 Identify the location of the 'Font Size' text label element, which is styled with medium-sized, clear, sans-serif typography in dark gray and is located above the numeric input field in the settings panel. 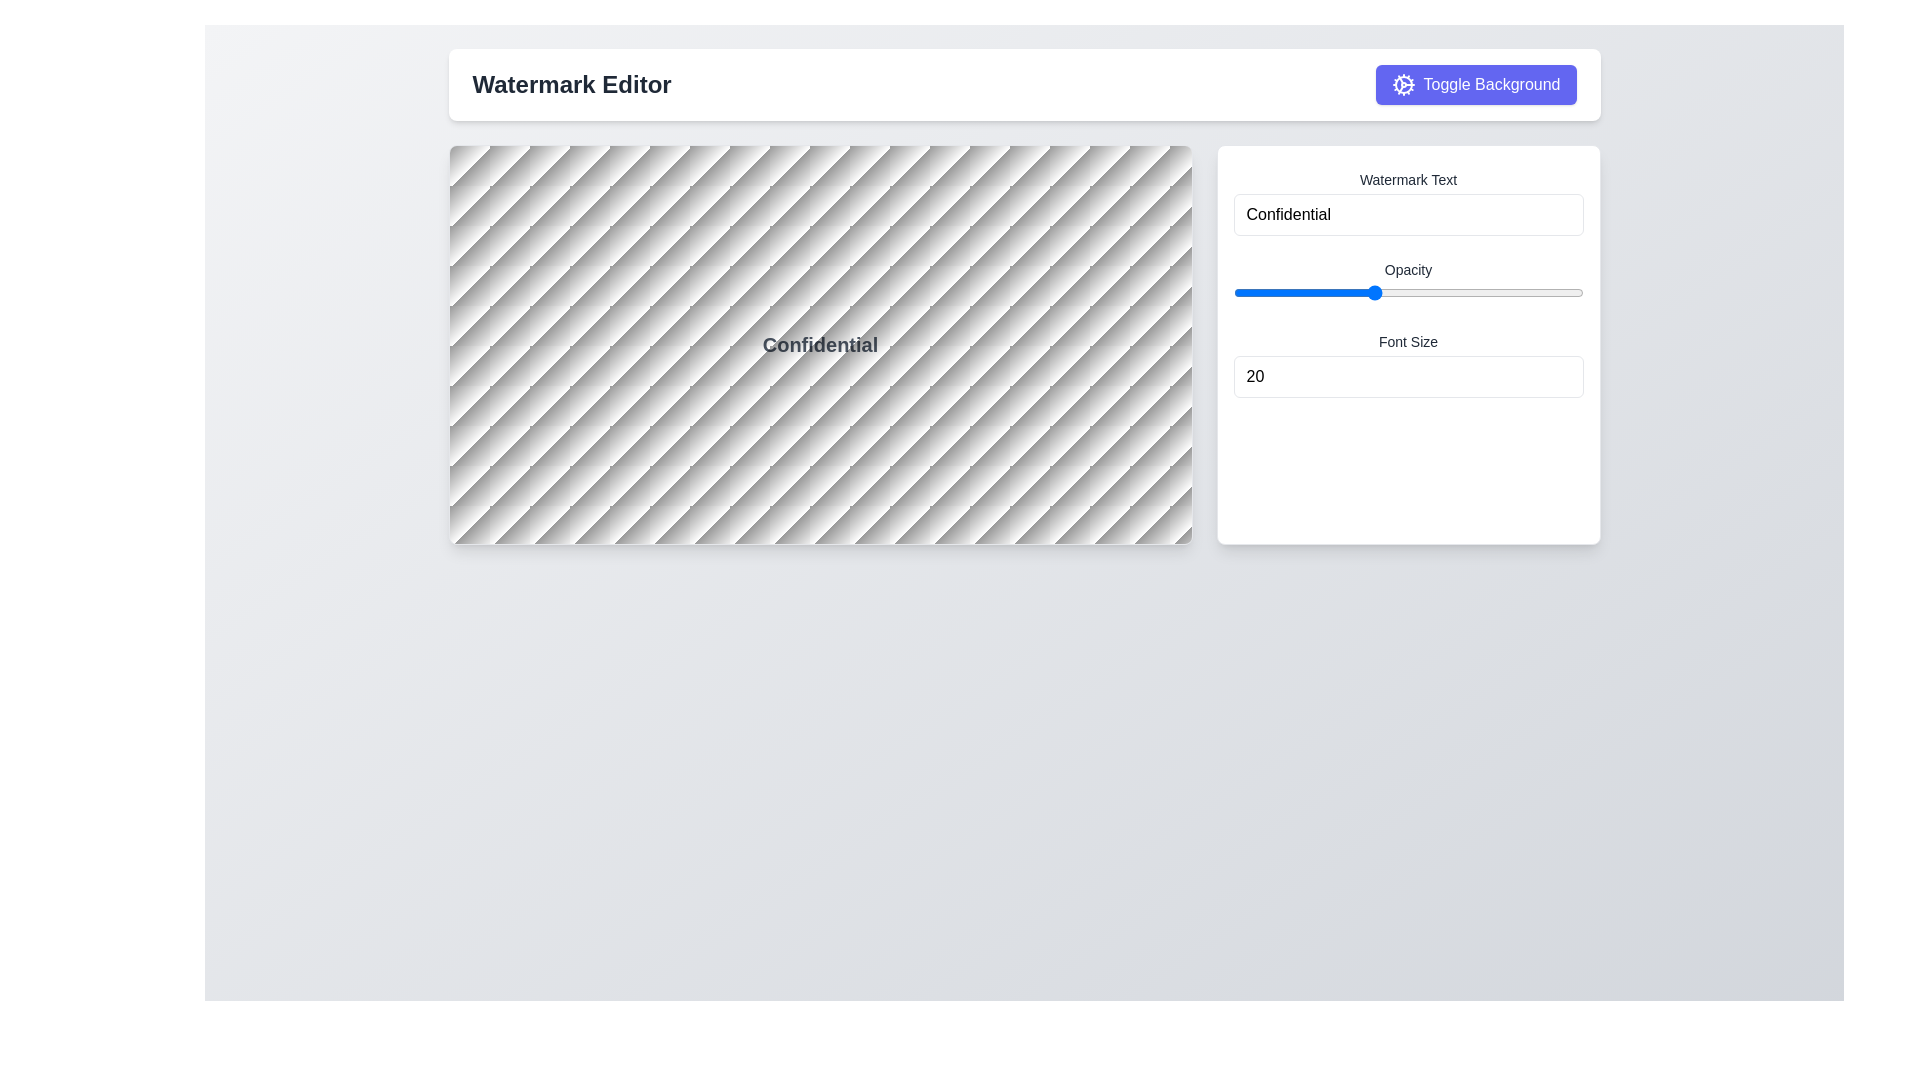
(1407, 341).